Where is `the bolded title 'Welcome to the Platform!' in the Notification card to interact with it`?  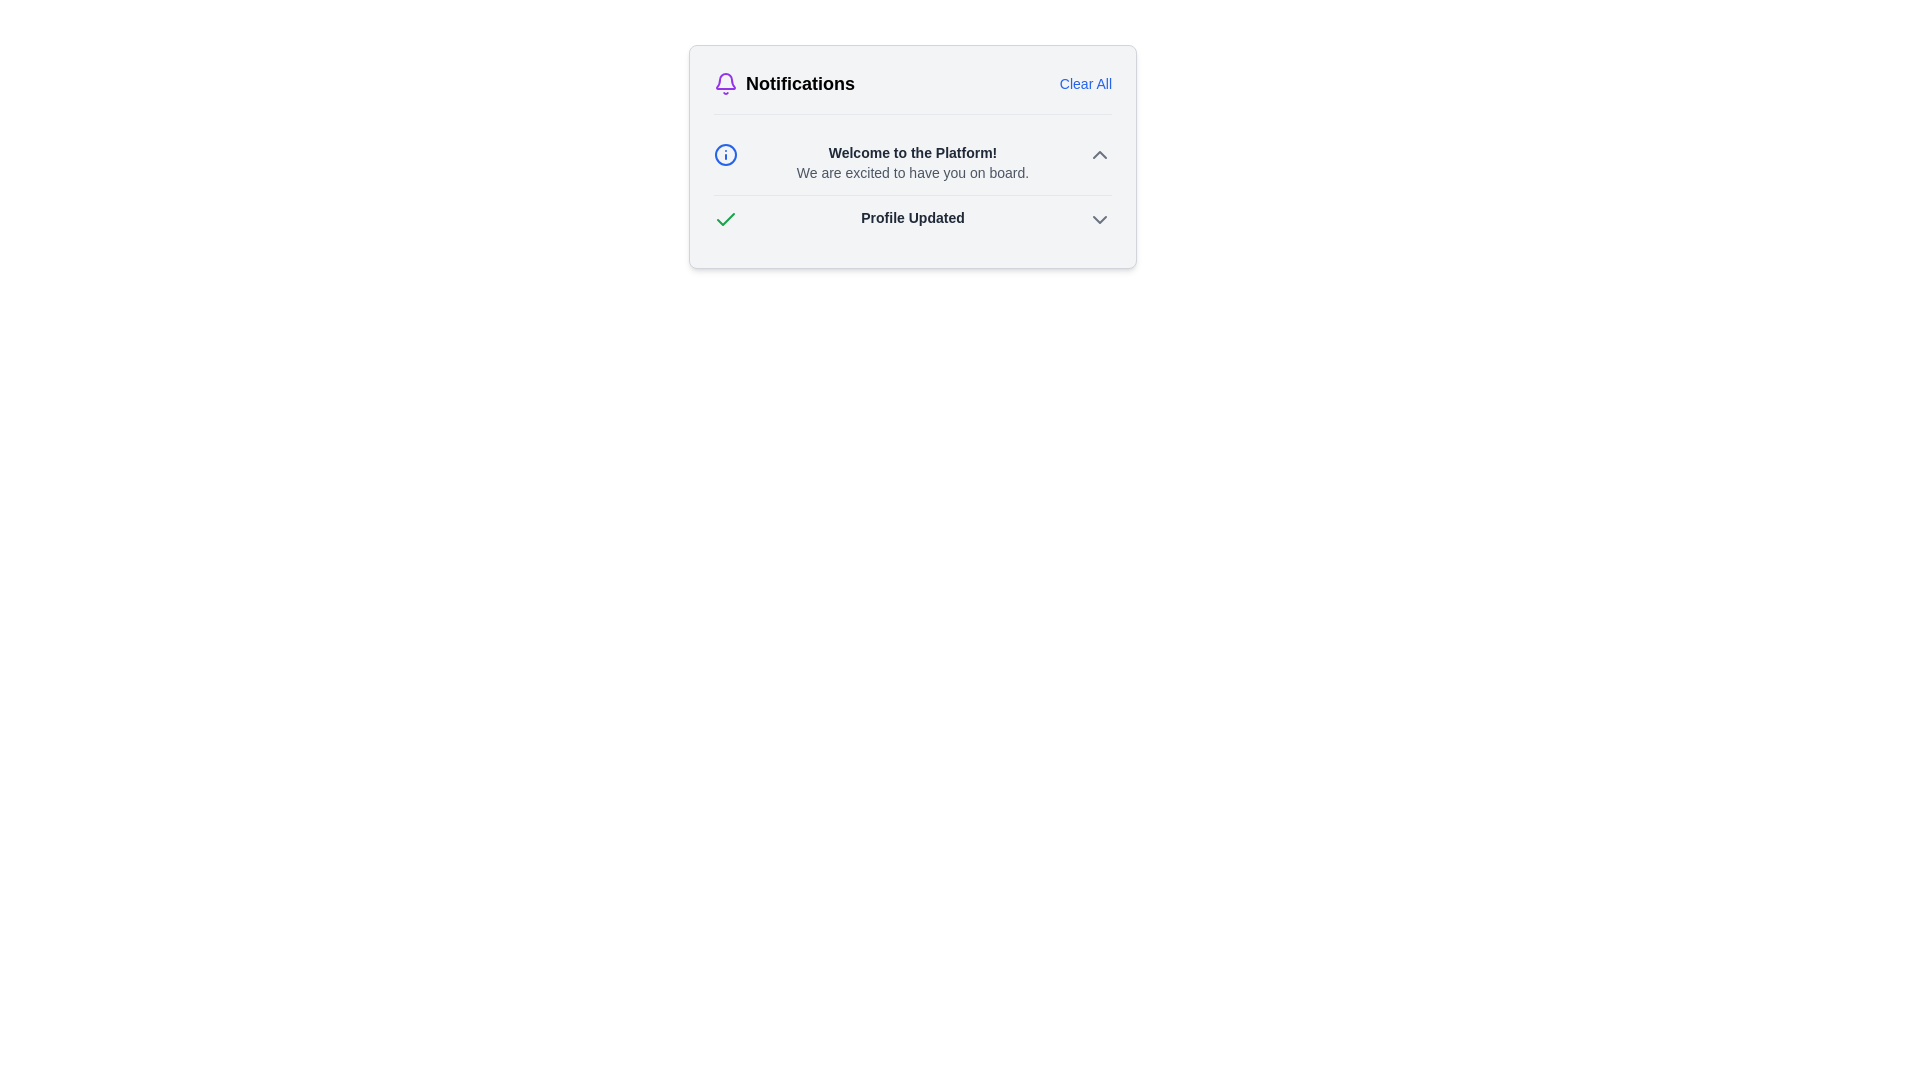 the bolded title 'Welcome to the Platform!' in the Notification card to interact with it is located at coordinates (911, 187).